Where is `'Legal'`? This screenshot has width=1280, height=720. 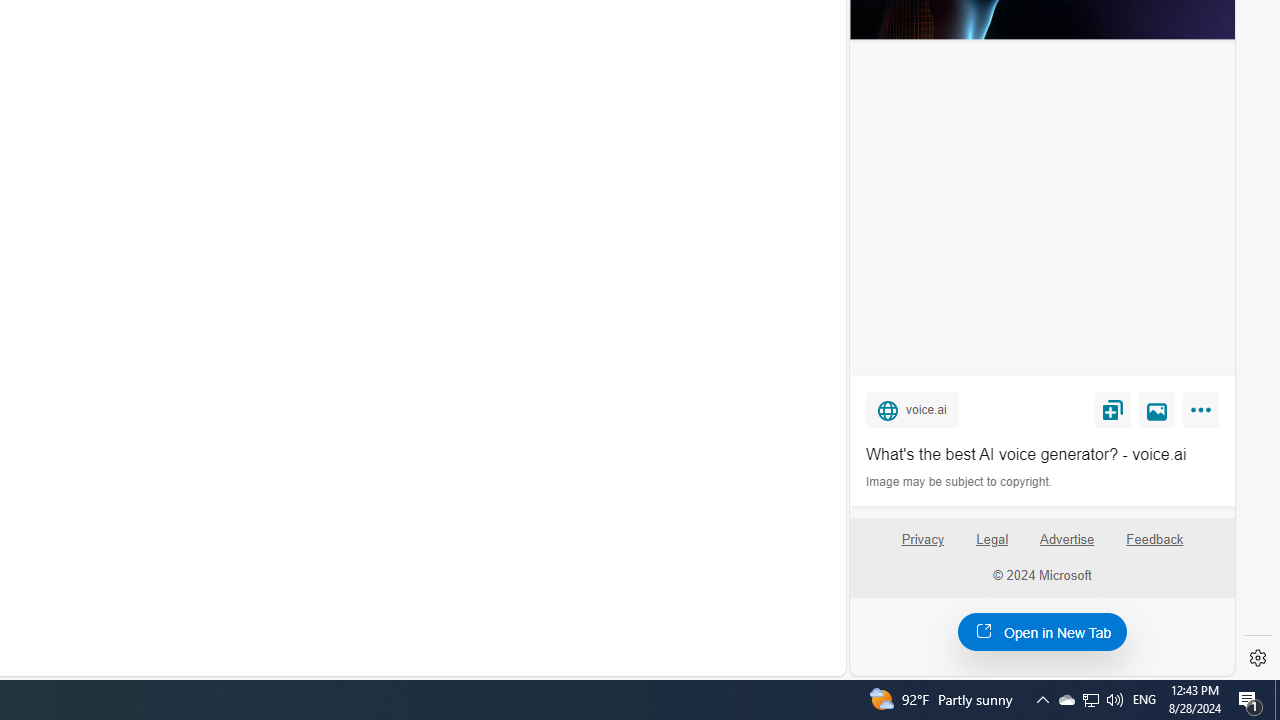
'Legal' is located at coordinates (992, 547).